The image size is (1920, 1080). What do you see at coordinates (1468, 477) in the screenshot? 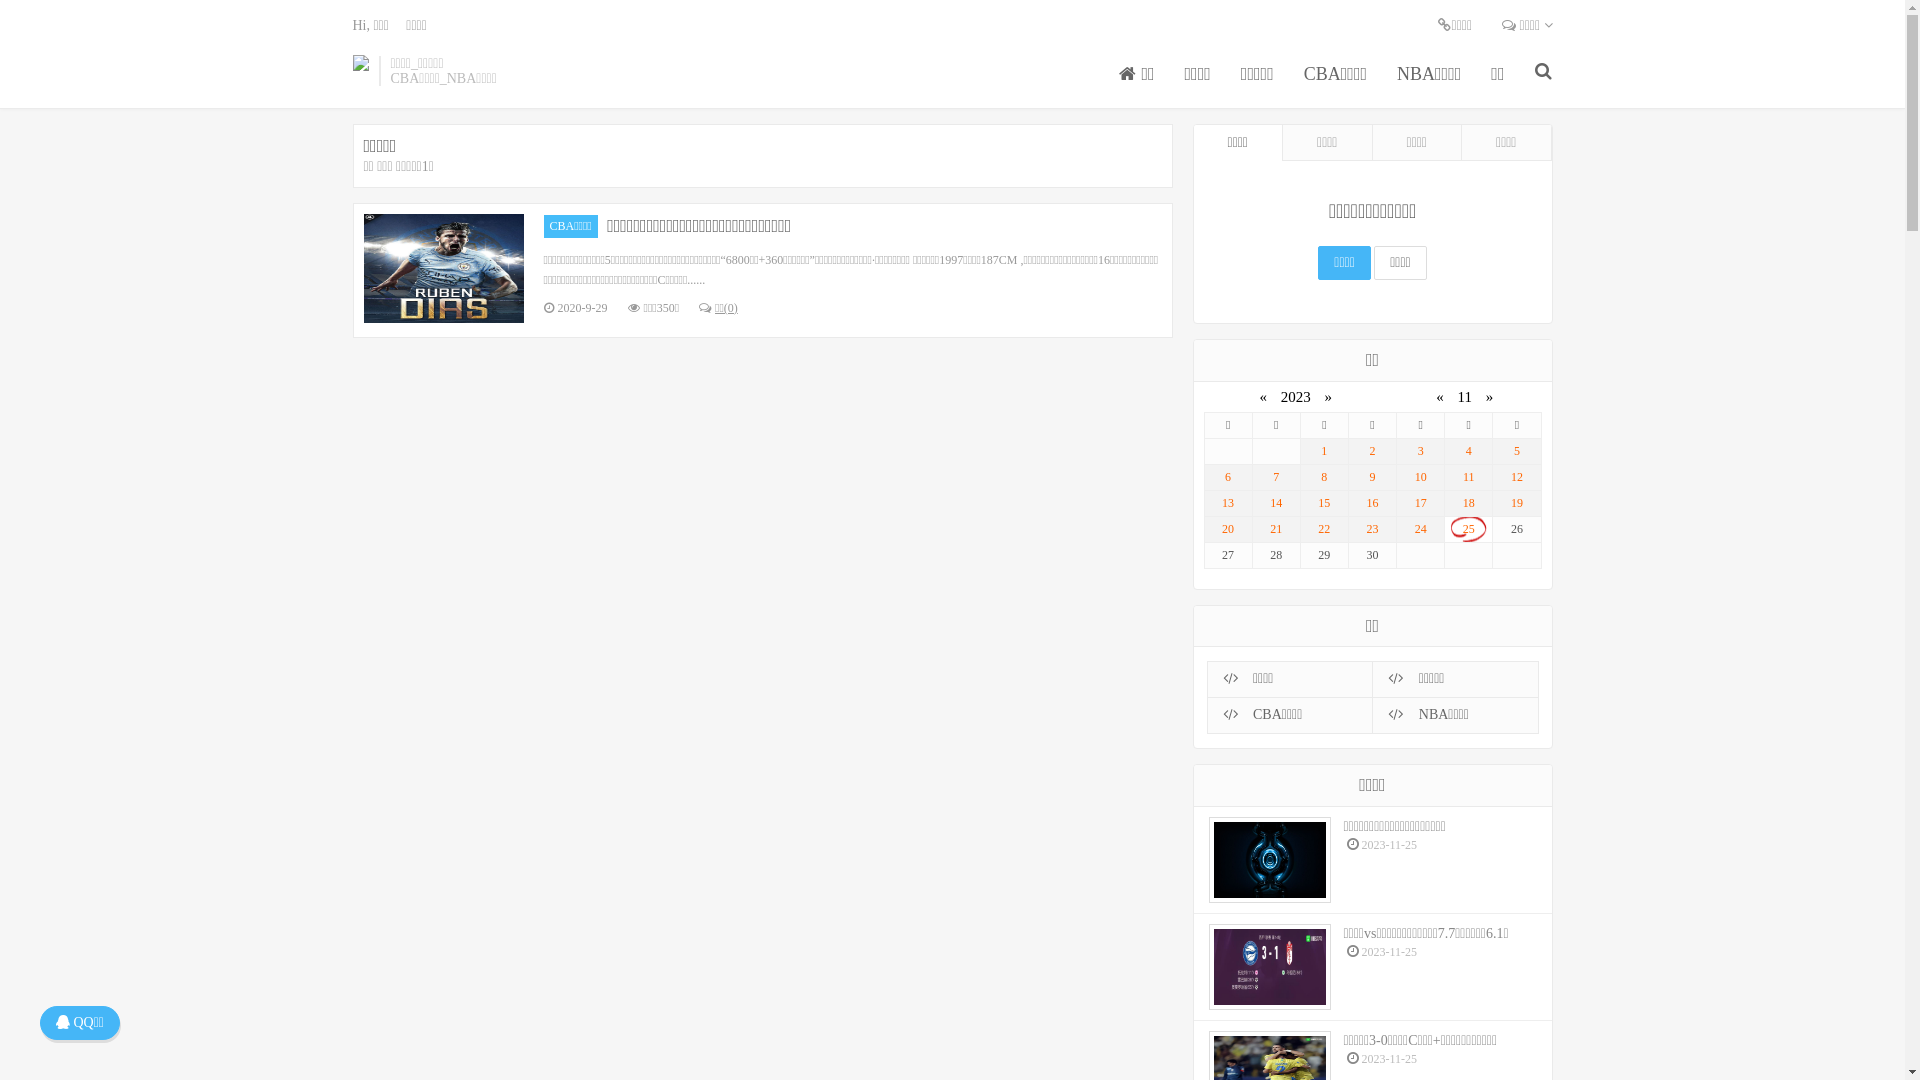
I see `'11'` at bounding box center [1468, 477].